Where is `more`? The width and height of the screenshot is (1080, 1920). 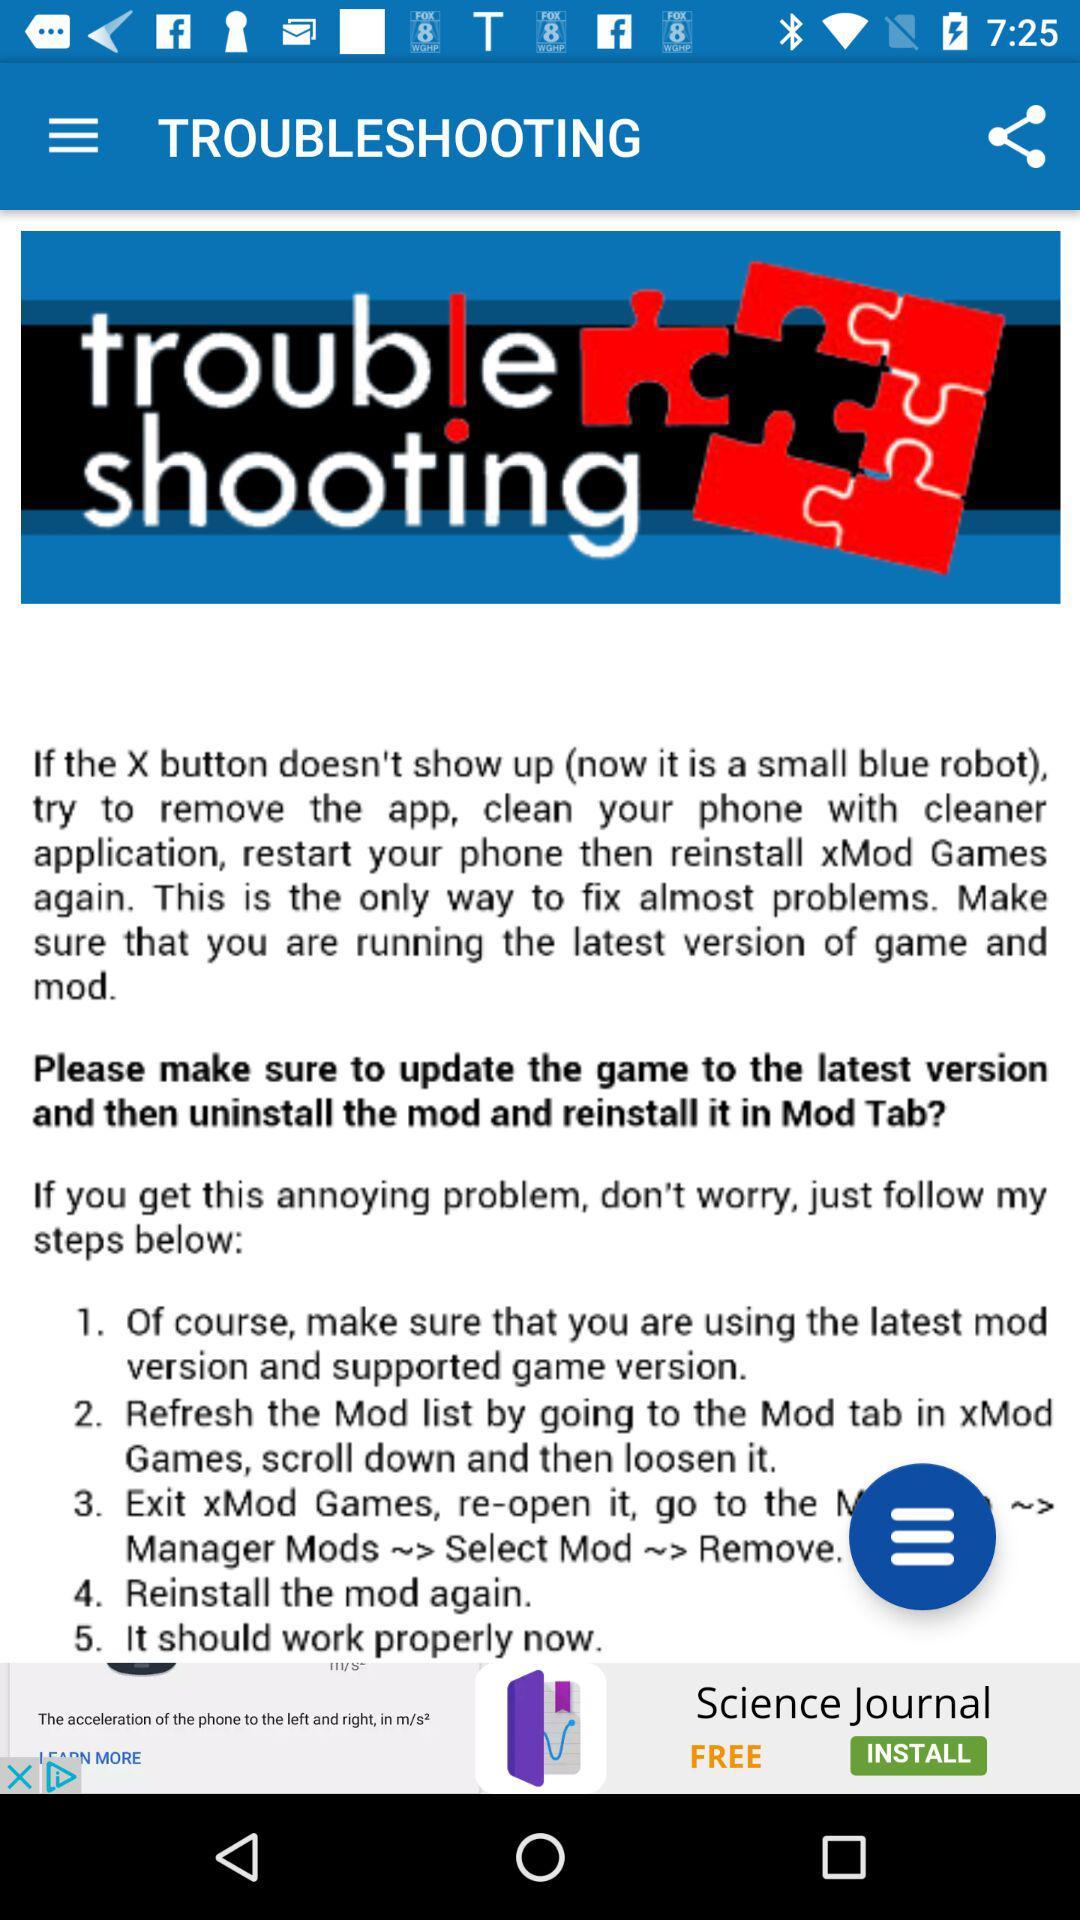 more is located at coordinates (922, 1535).